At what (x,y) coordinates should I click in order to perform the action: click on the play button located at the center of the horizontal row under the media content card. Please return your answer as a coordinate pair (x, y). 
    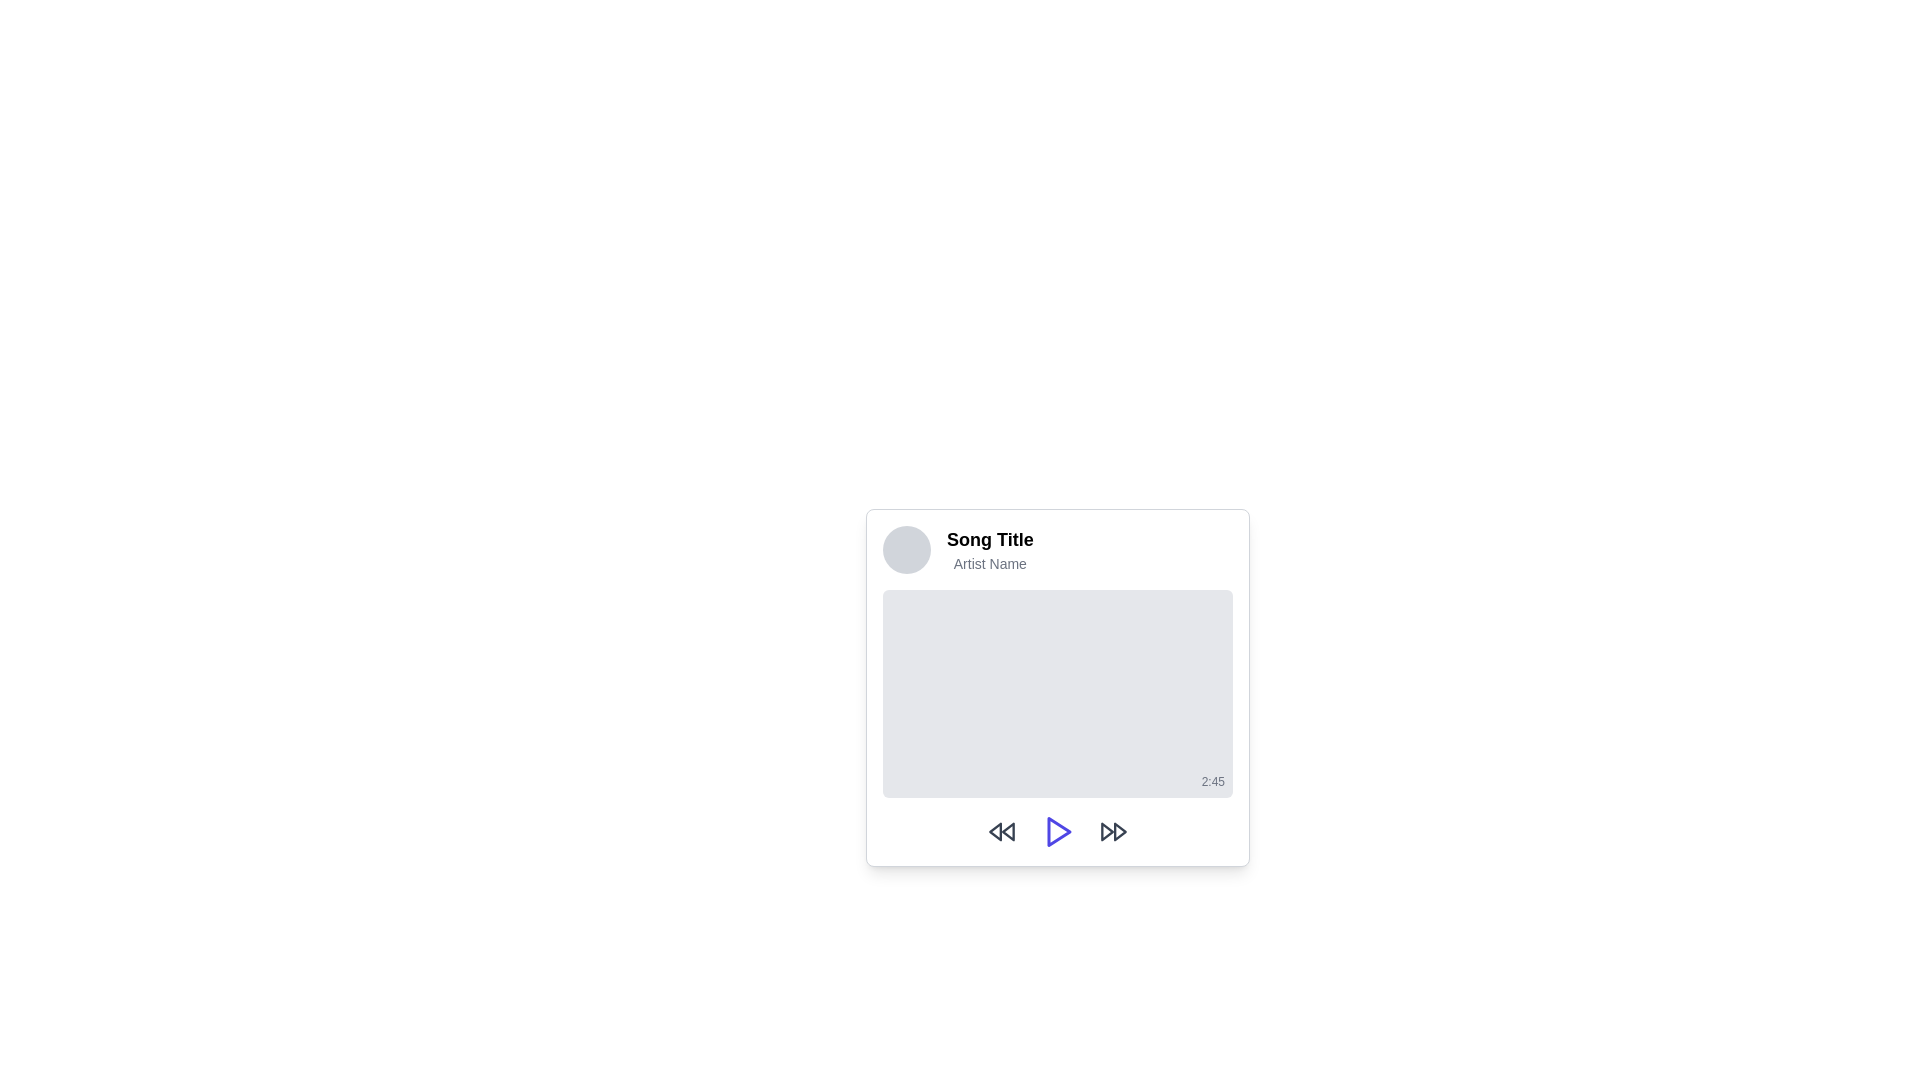
    Looking at the image, I should click on (1056, 832).